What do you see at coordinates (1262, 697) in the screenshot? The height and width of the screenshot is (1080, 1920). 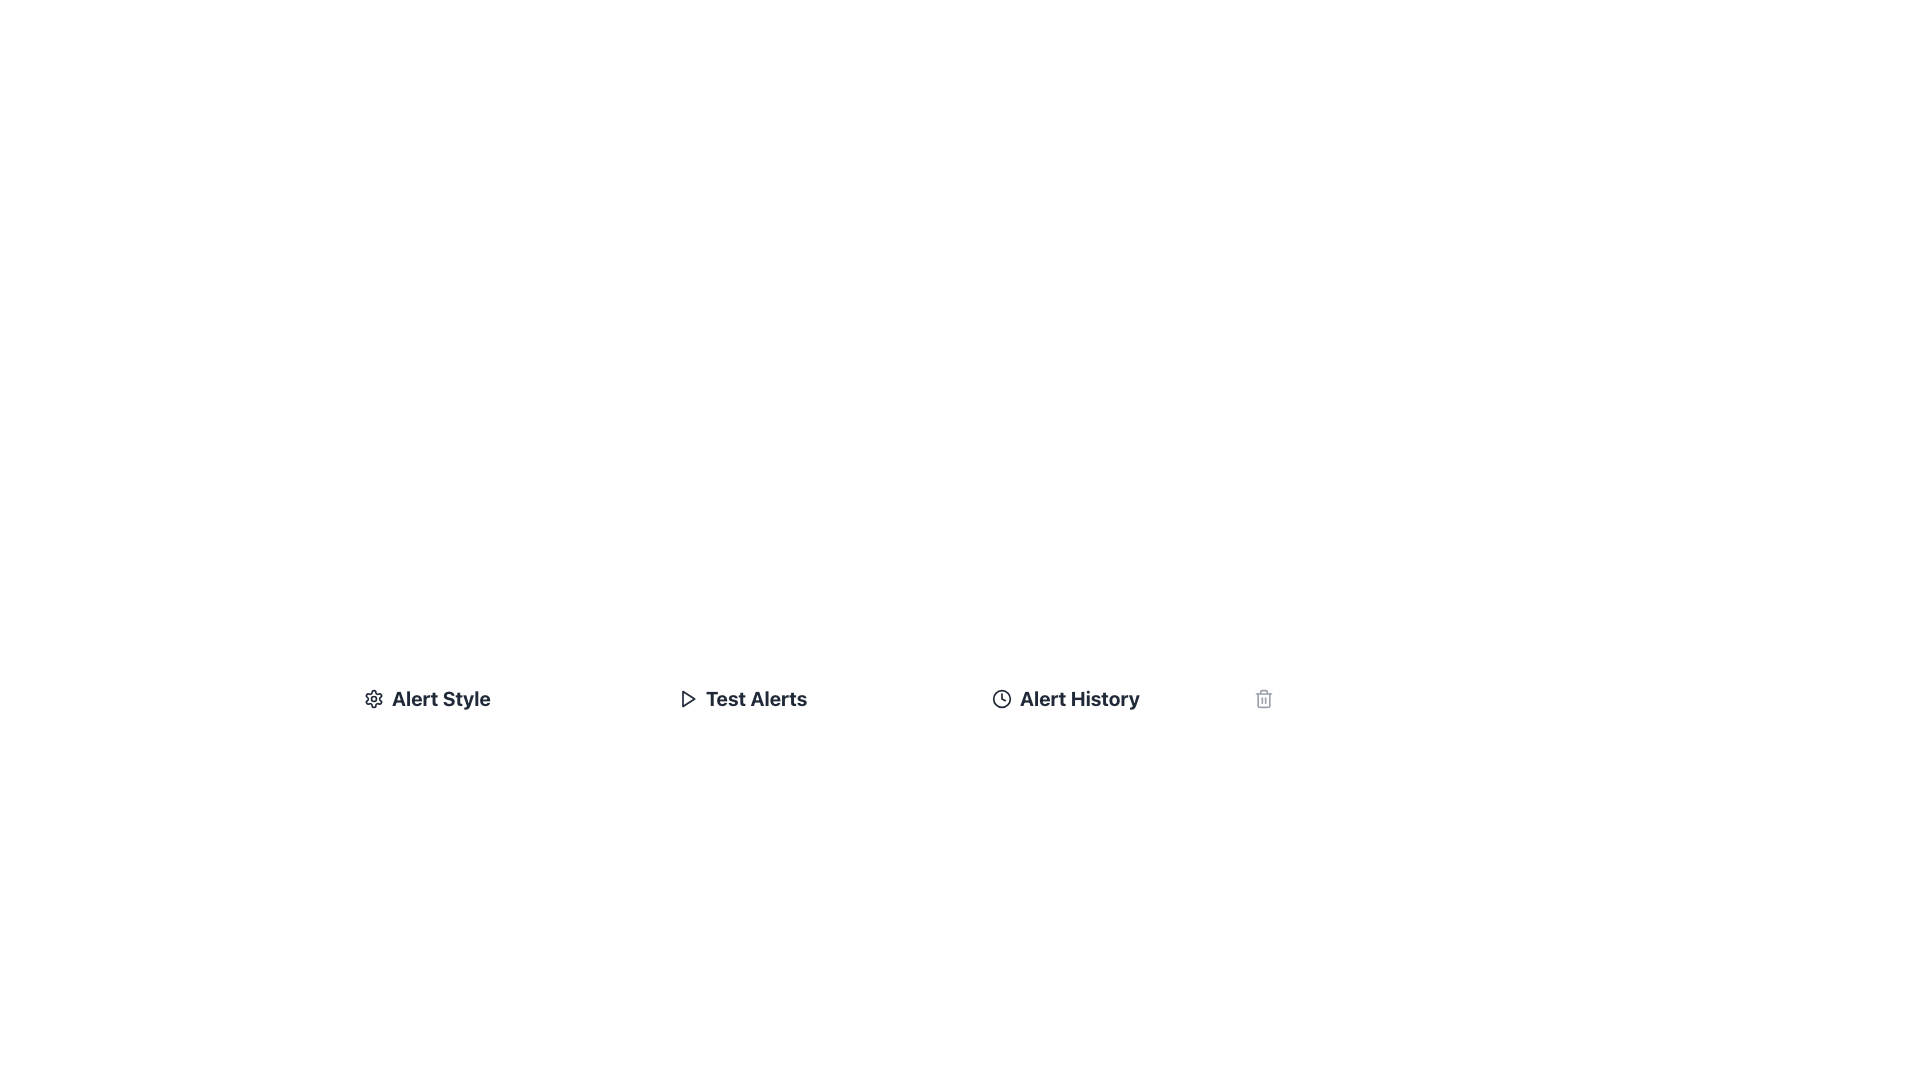 I see `the Trash icon button located at the right end of the 'Alert History' grouping` at bounding box center [1262, 697].